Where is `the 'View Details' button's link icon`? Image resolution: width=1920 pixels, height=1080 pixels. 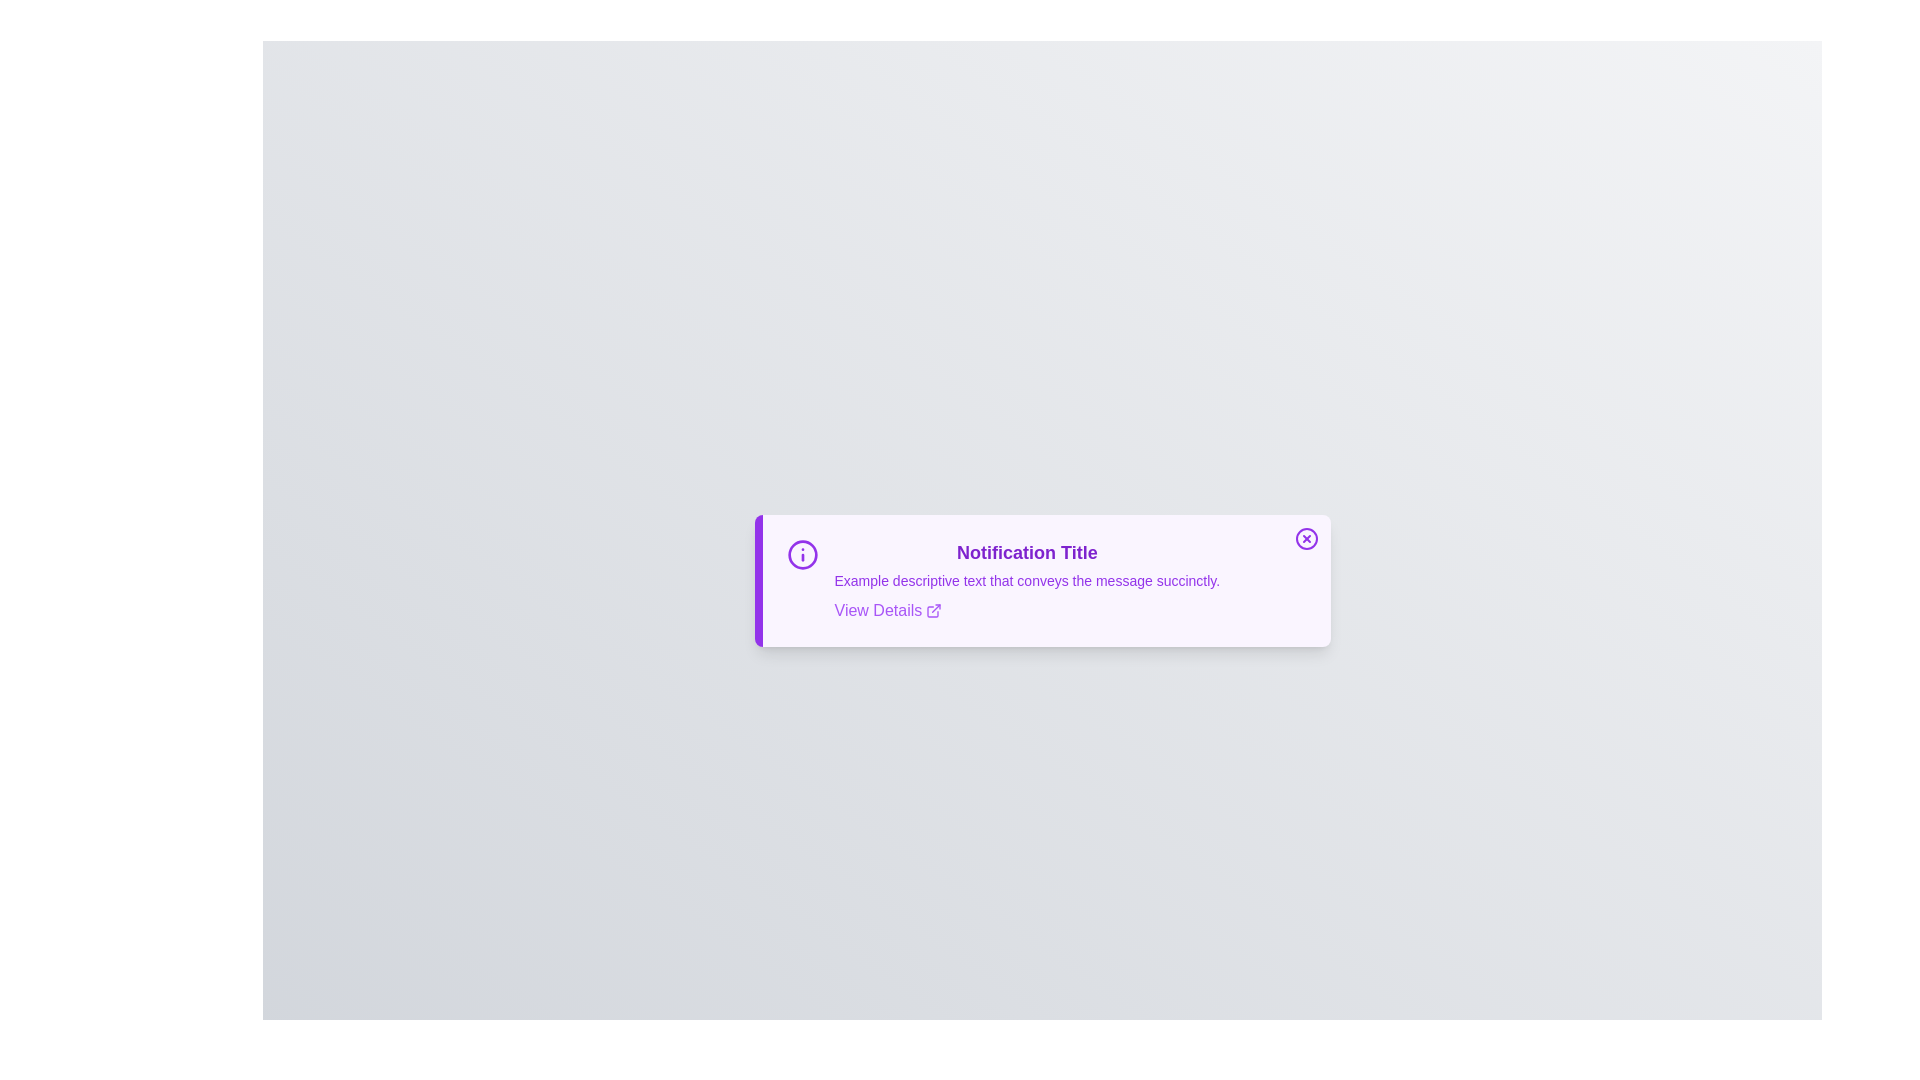
the 'View Details' button's link icon is located at coordinates (933, 609).